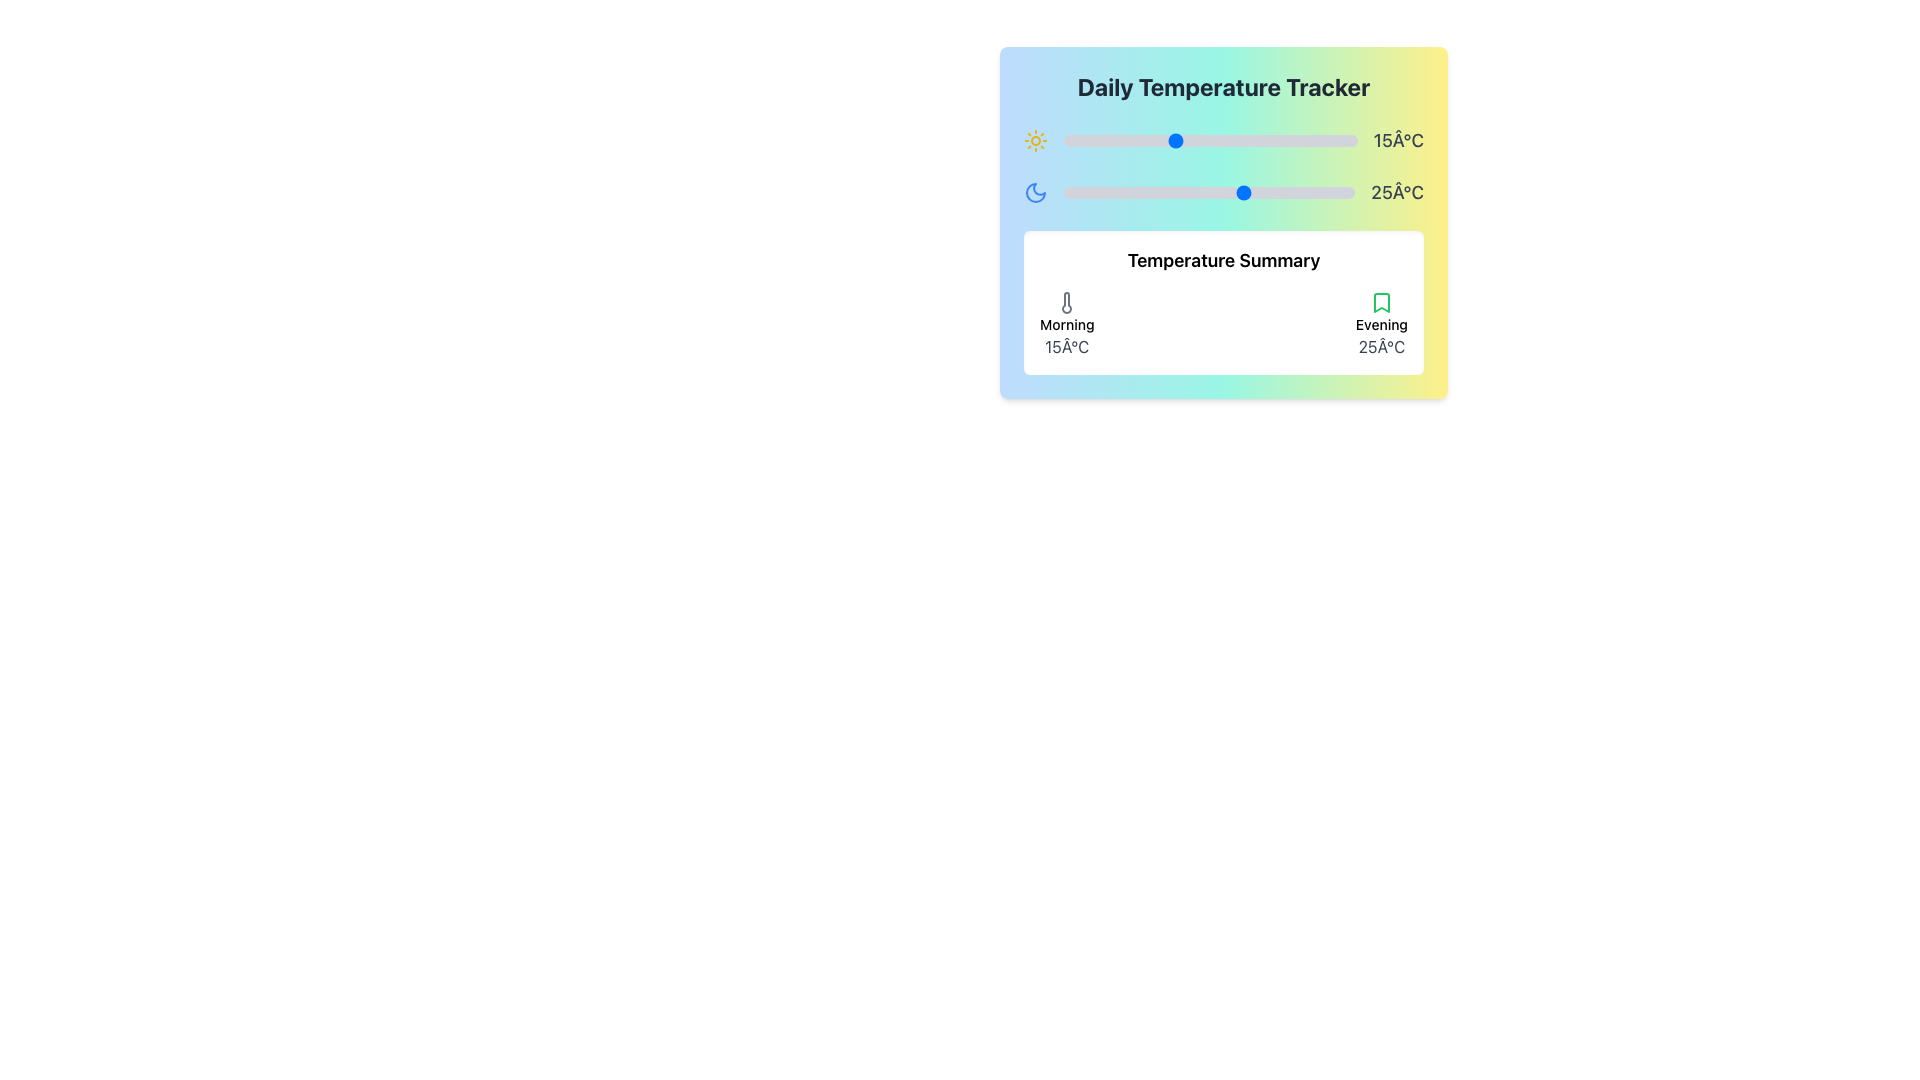  Describe the element at coordinates (1381, 323) in the screenshot. I see `the text label displaying 'Evening', which is centrally aligned within the 'Temperature Summary' section` at that location.